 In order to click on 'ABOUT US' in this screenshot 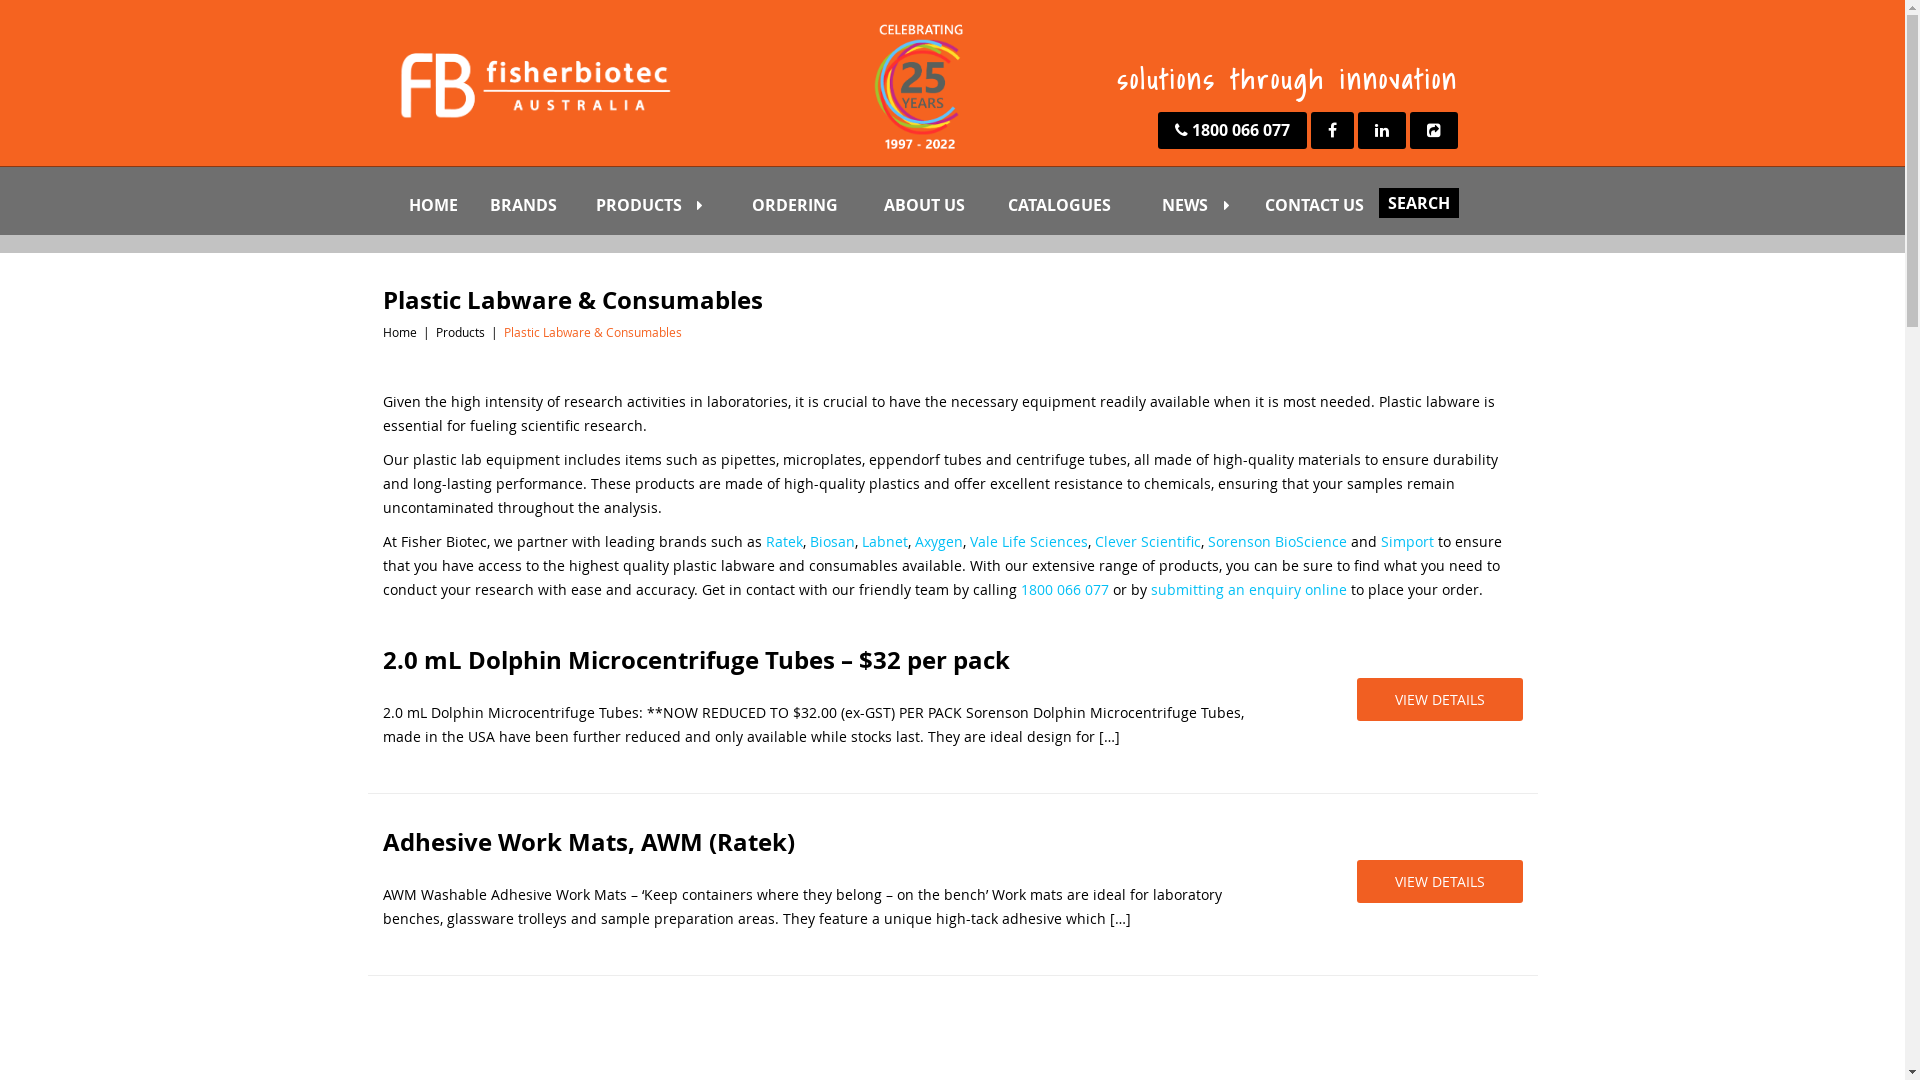, I will do `click(939, 204)`.